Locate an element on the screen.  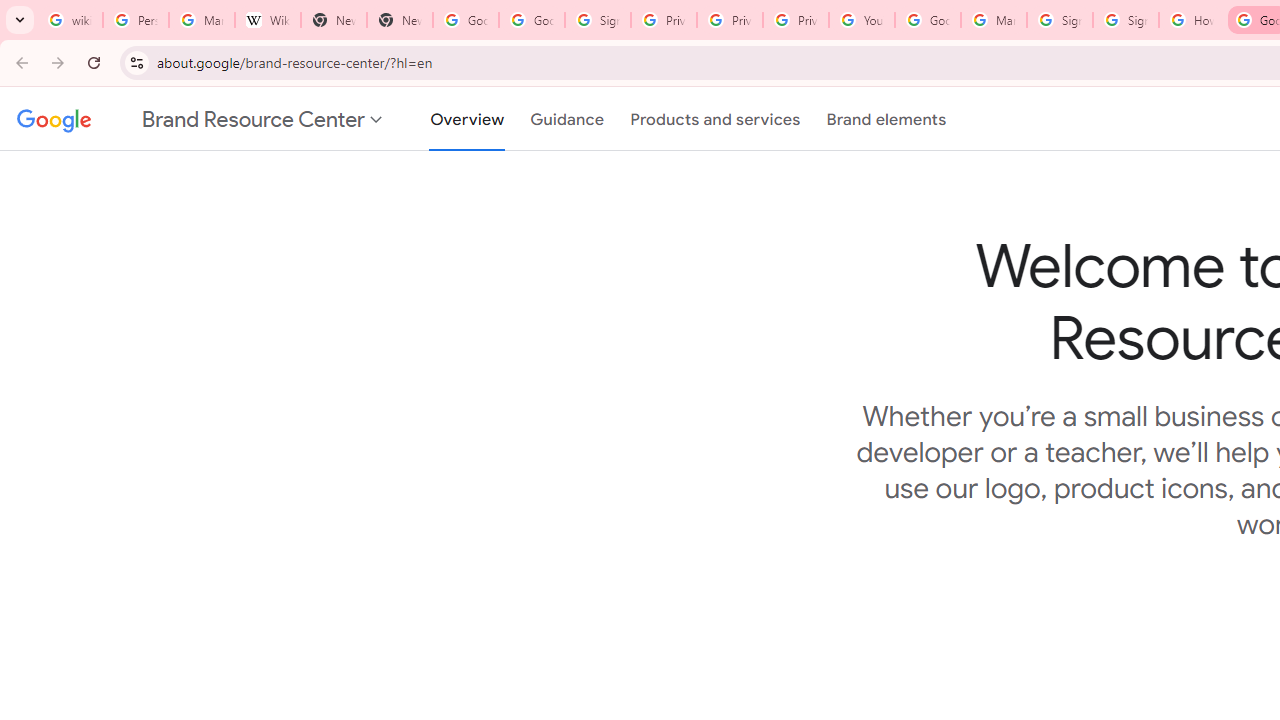
'Wikipedia:Edit requests - Wikipedia' is located at coordinates (267, 20).